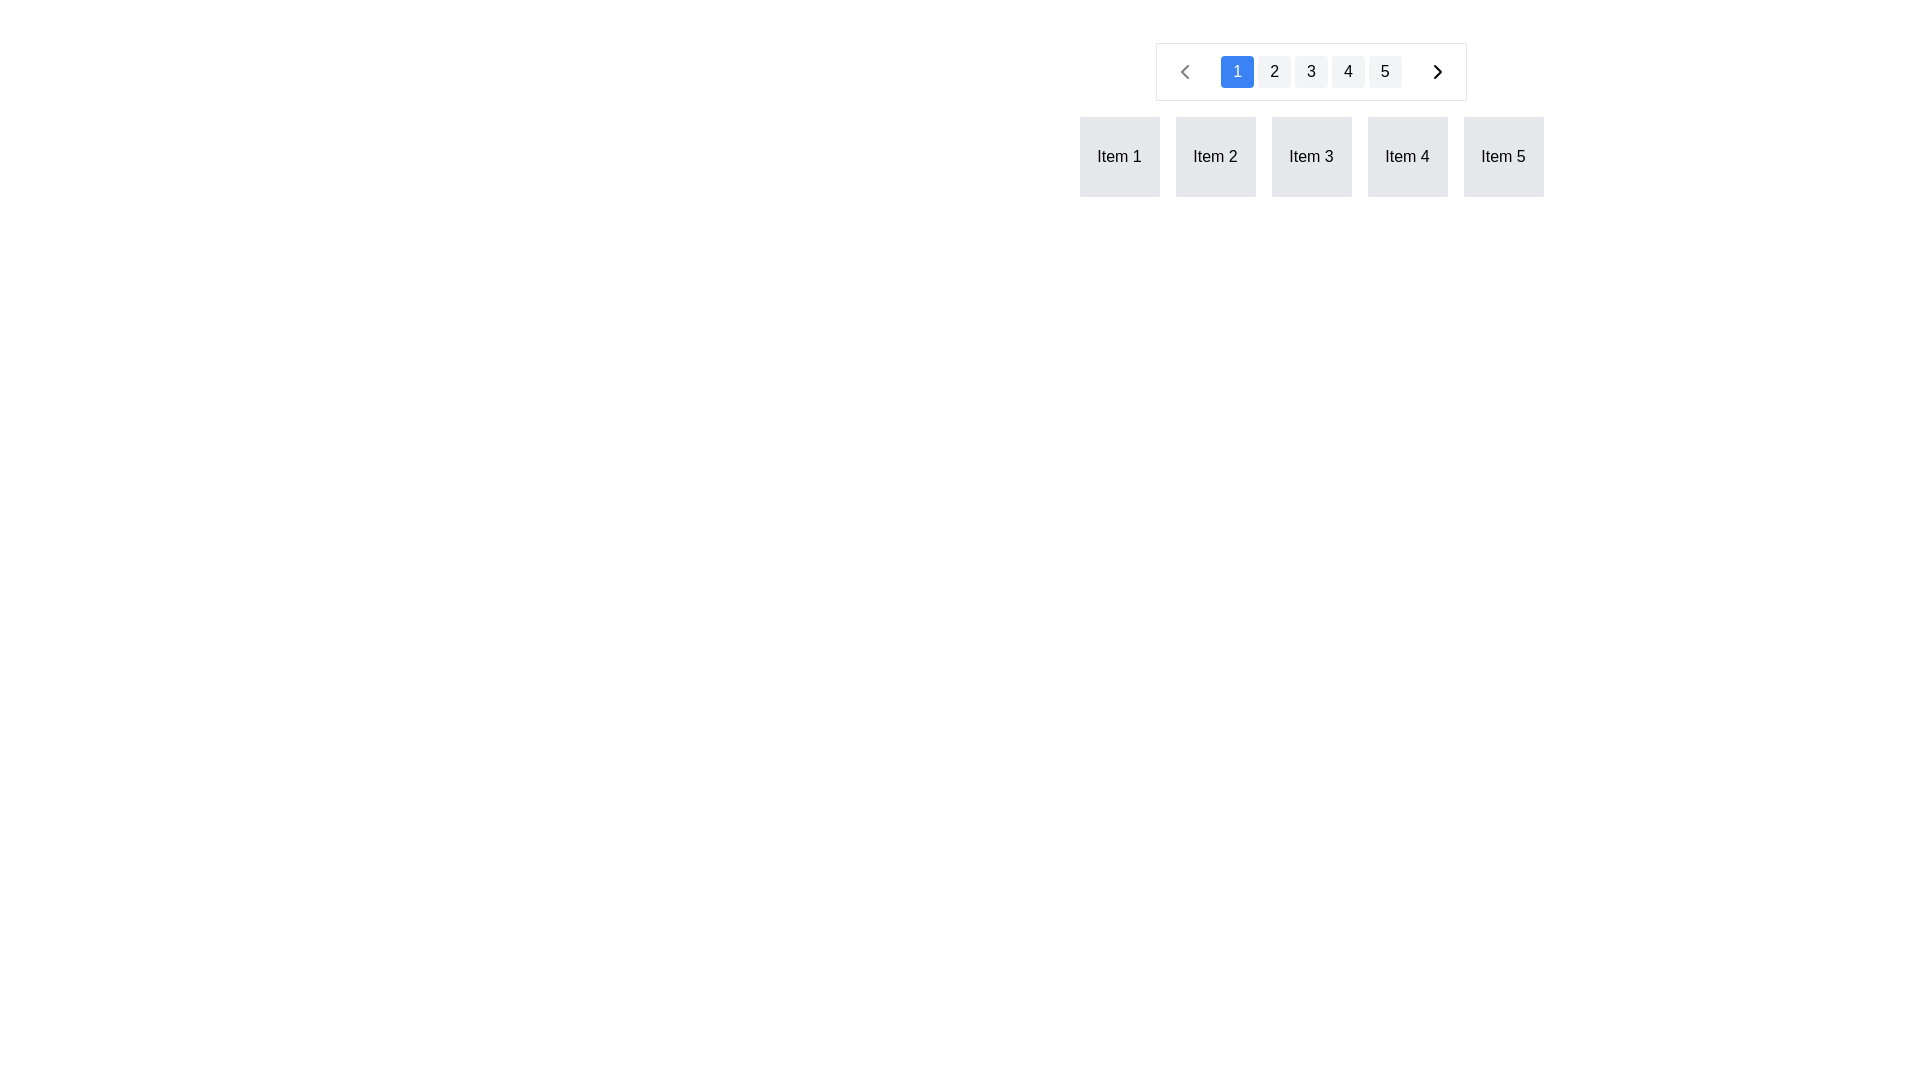 This screenshot has width=1920, height=1080. Describe the element at coordinates (1311, 156) in the screenshot. I see `text label that displays 'Item 3', which is located in the center of a gray box beneath navigation controls` at that location.